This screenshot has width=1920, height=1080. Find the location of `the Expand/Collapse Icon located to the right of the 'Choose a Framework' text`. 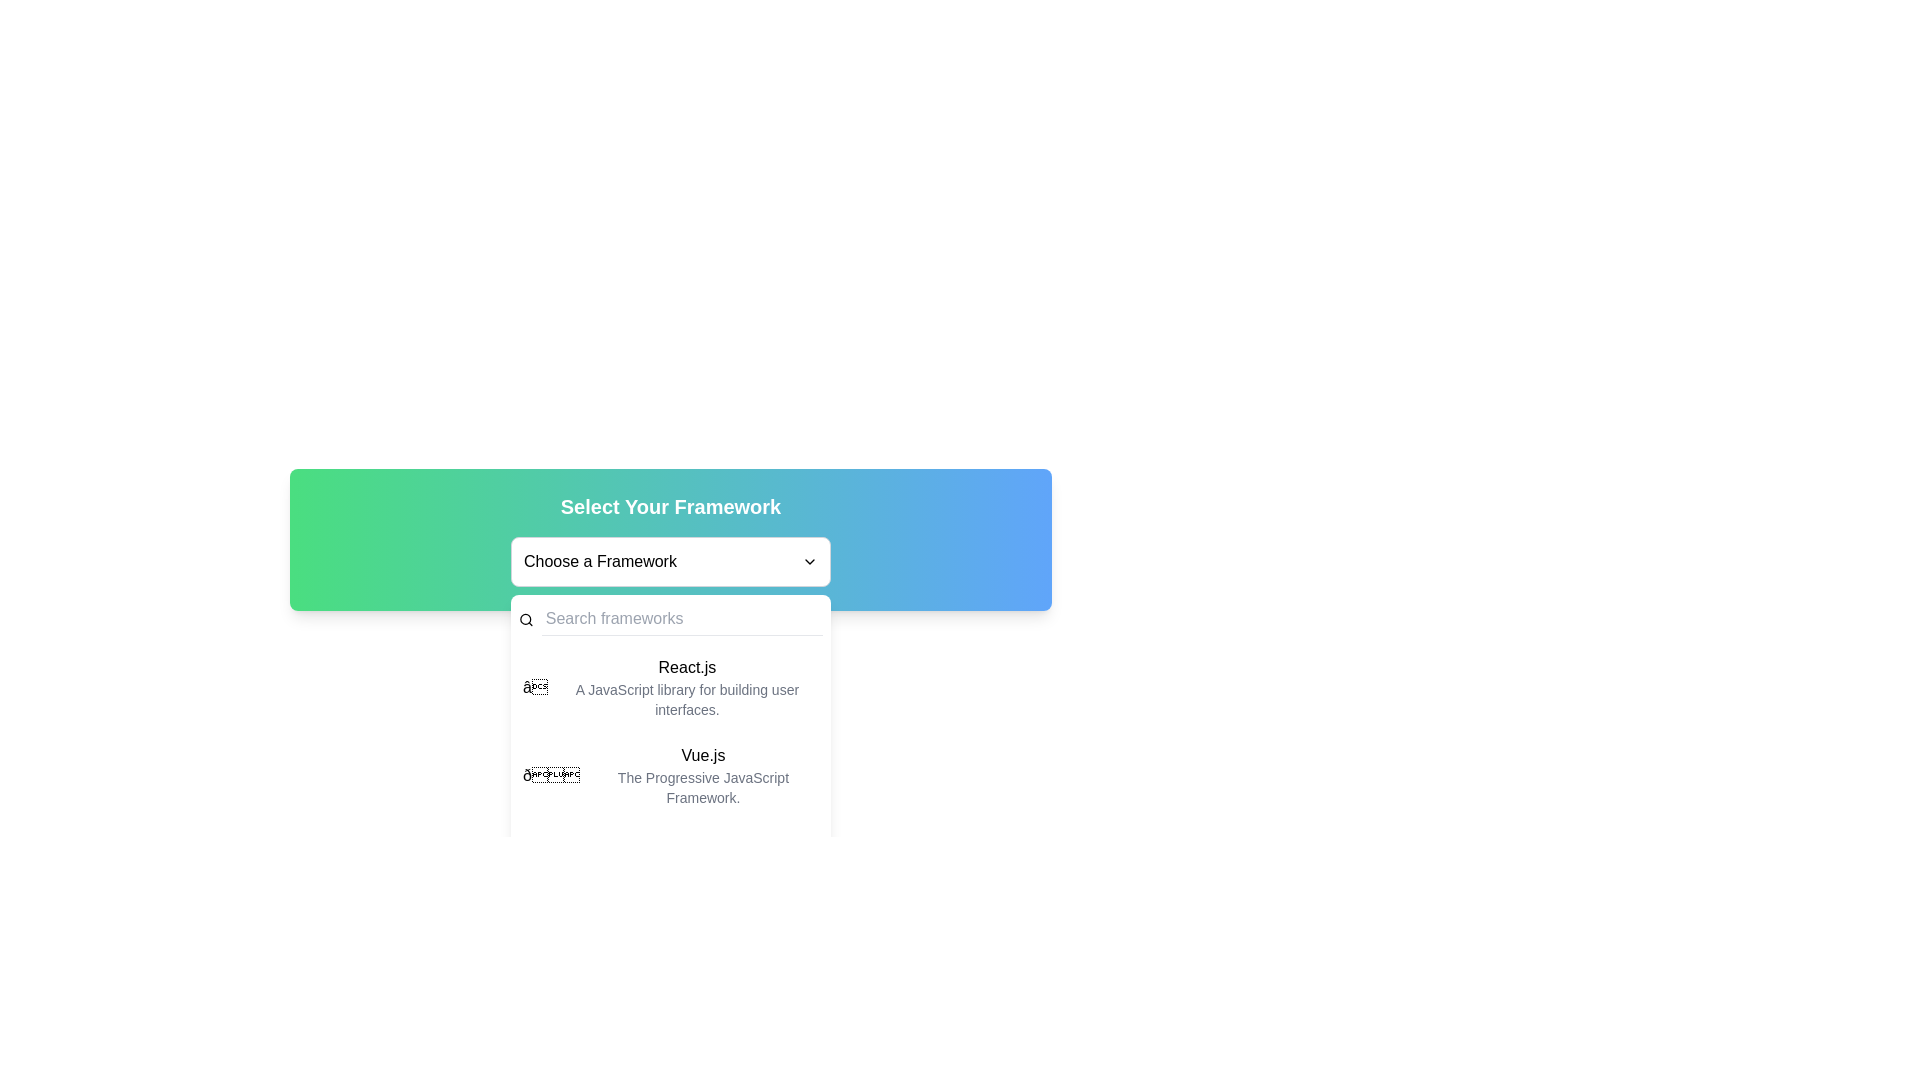

the Expand/Collapse Icon located to the right of the 'Choose a Framework' text is located at coordinates (810, 562).